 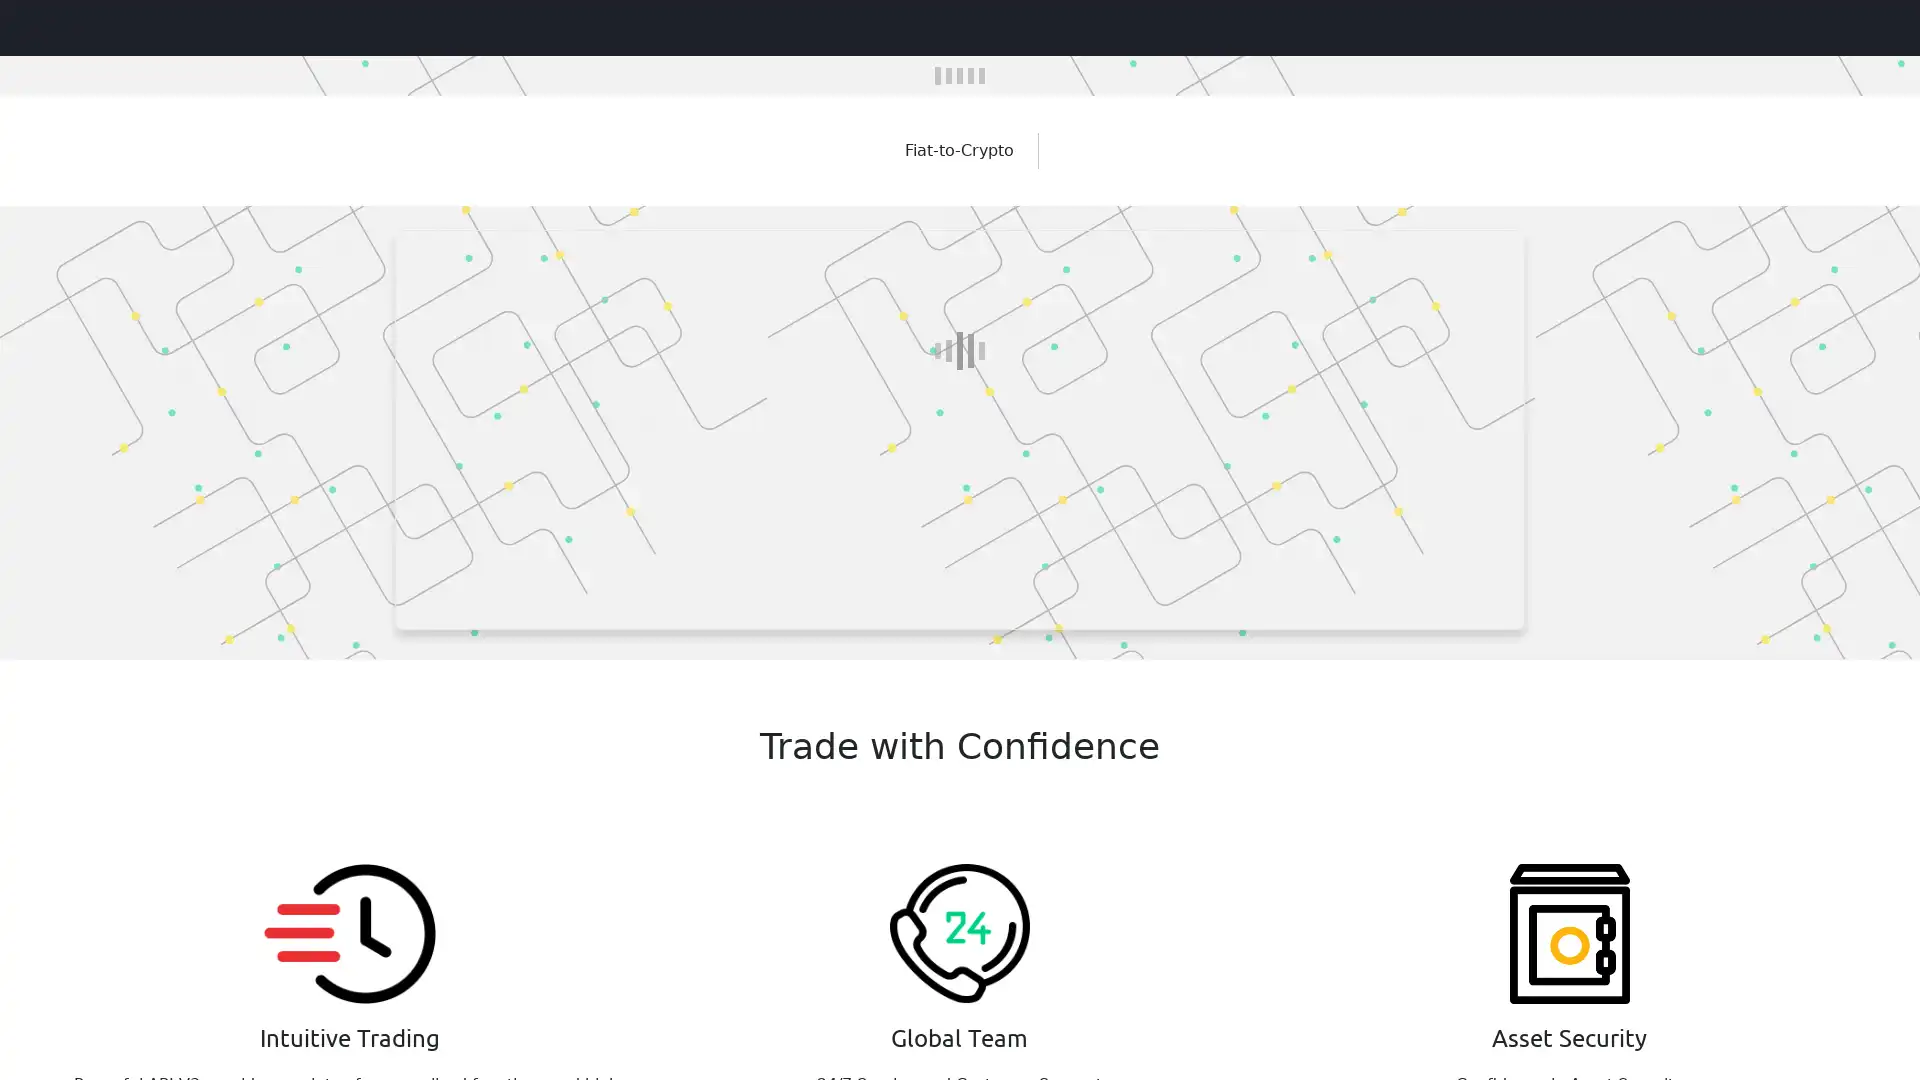 What do you see at coordinates (1852, 26) in the screenshot?
I see `English` at bounding box center [1852, 26].